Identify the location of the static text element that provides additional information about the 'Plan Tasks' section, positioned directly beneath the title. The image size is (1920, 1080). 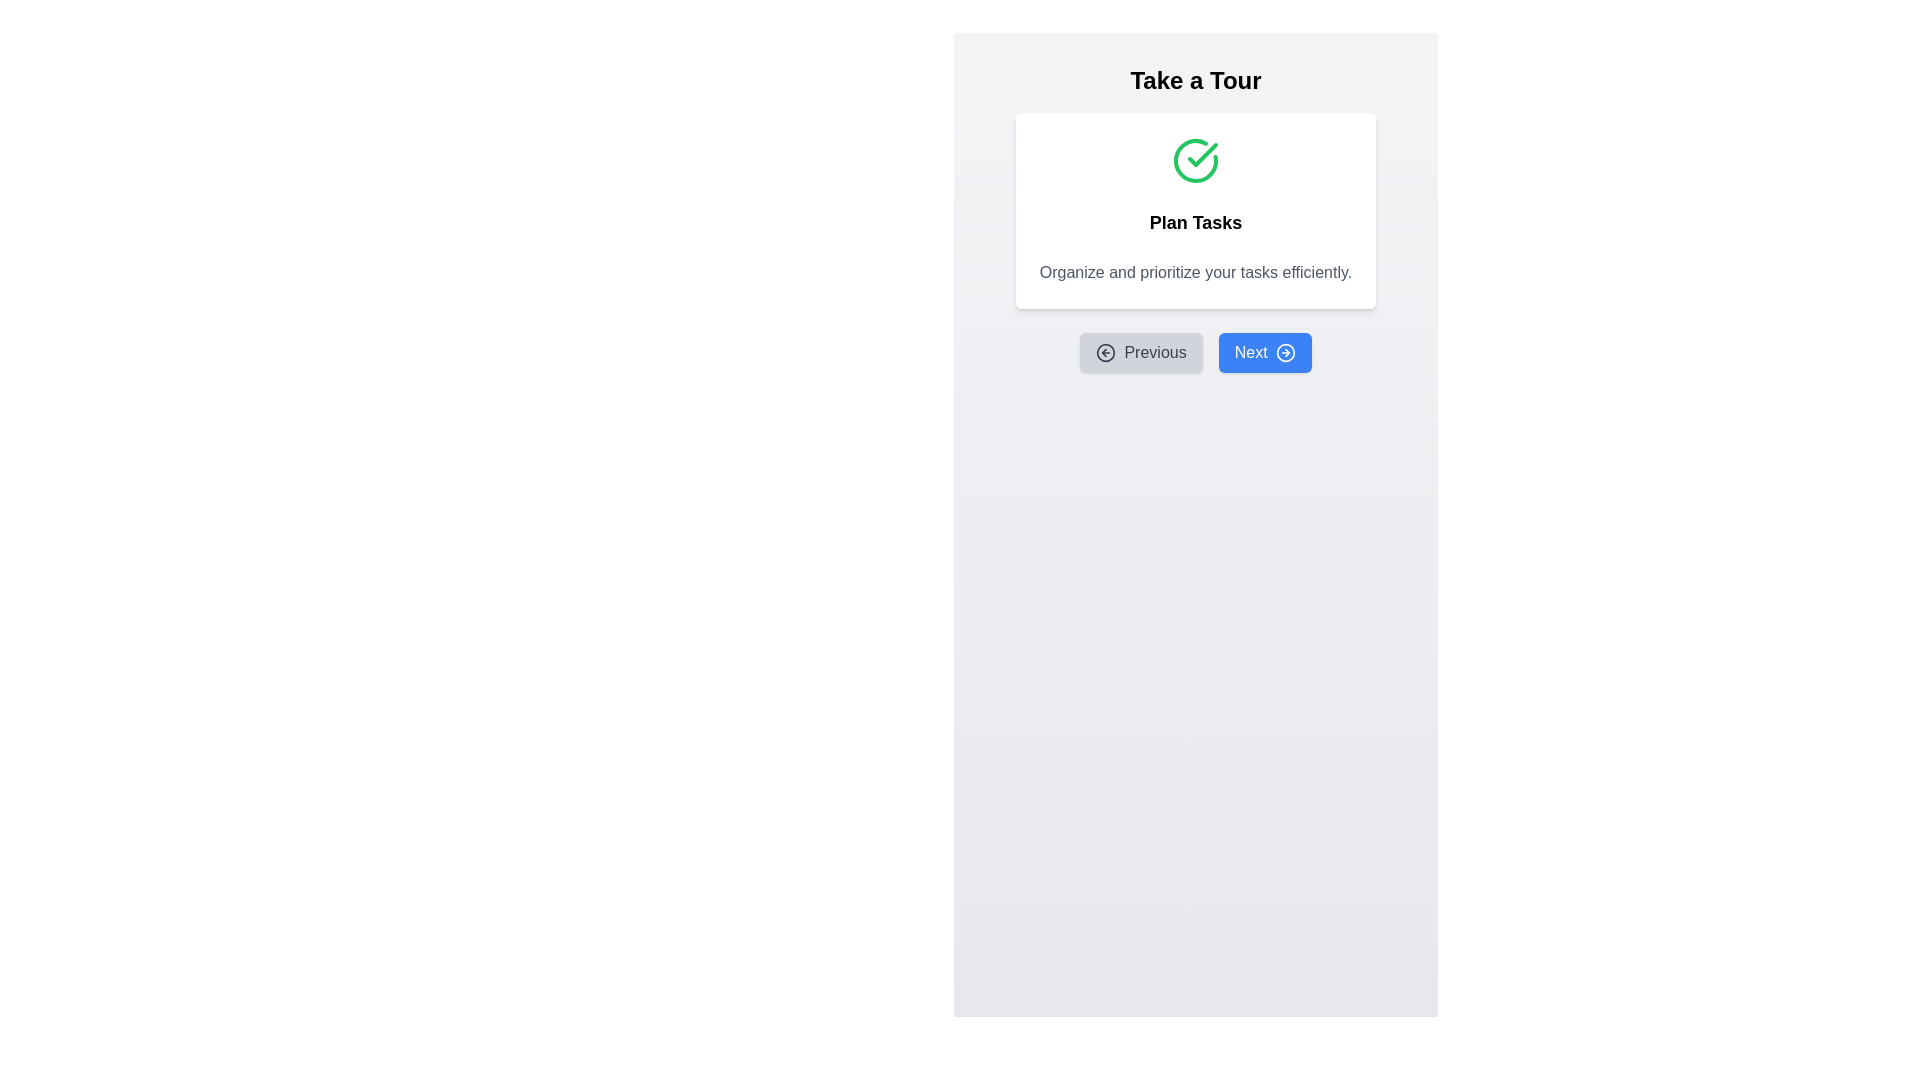
(1195, 273).